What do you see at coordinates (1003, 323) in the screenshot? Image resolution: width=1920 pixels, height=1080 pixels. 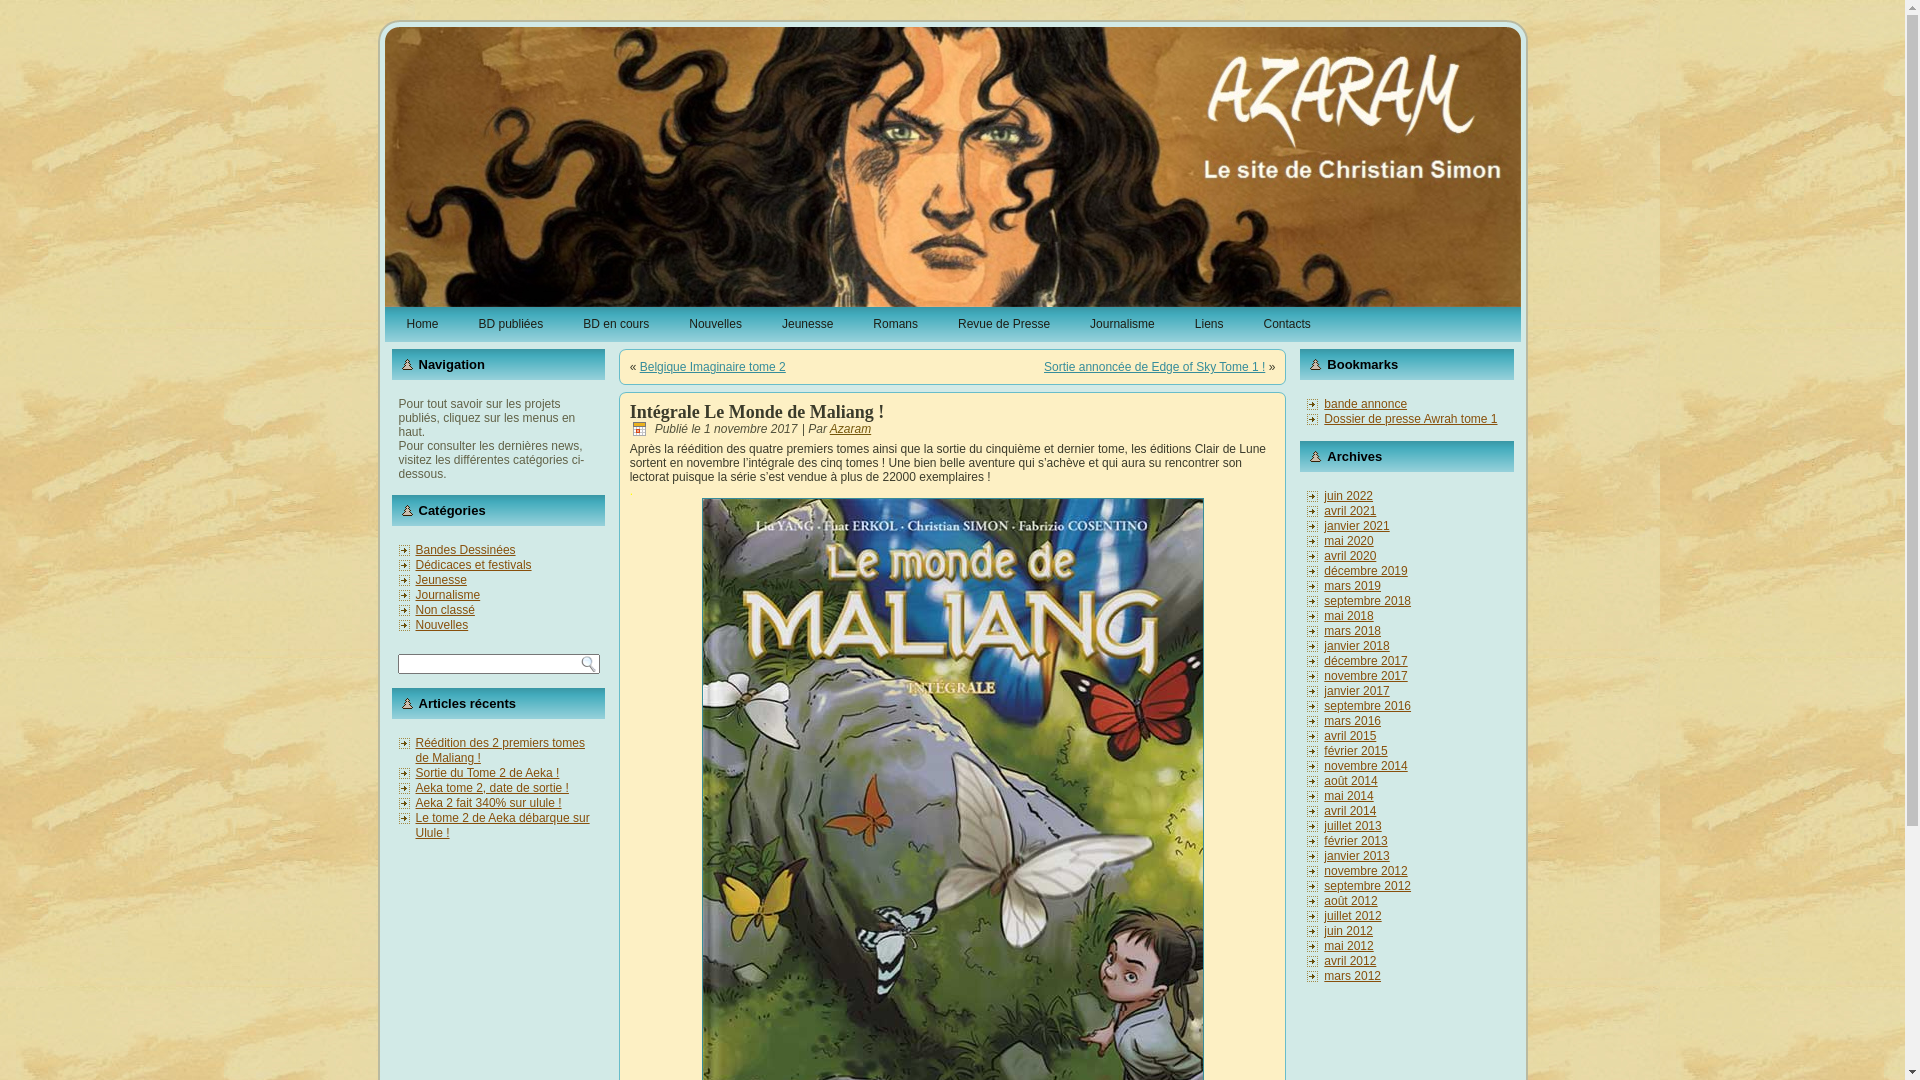 I see `'Revue de Presse'` at bounding box center [1003, 323].